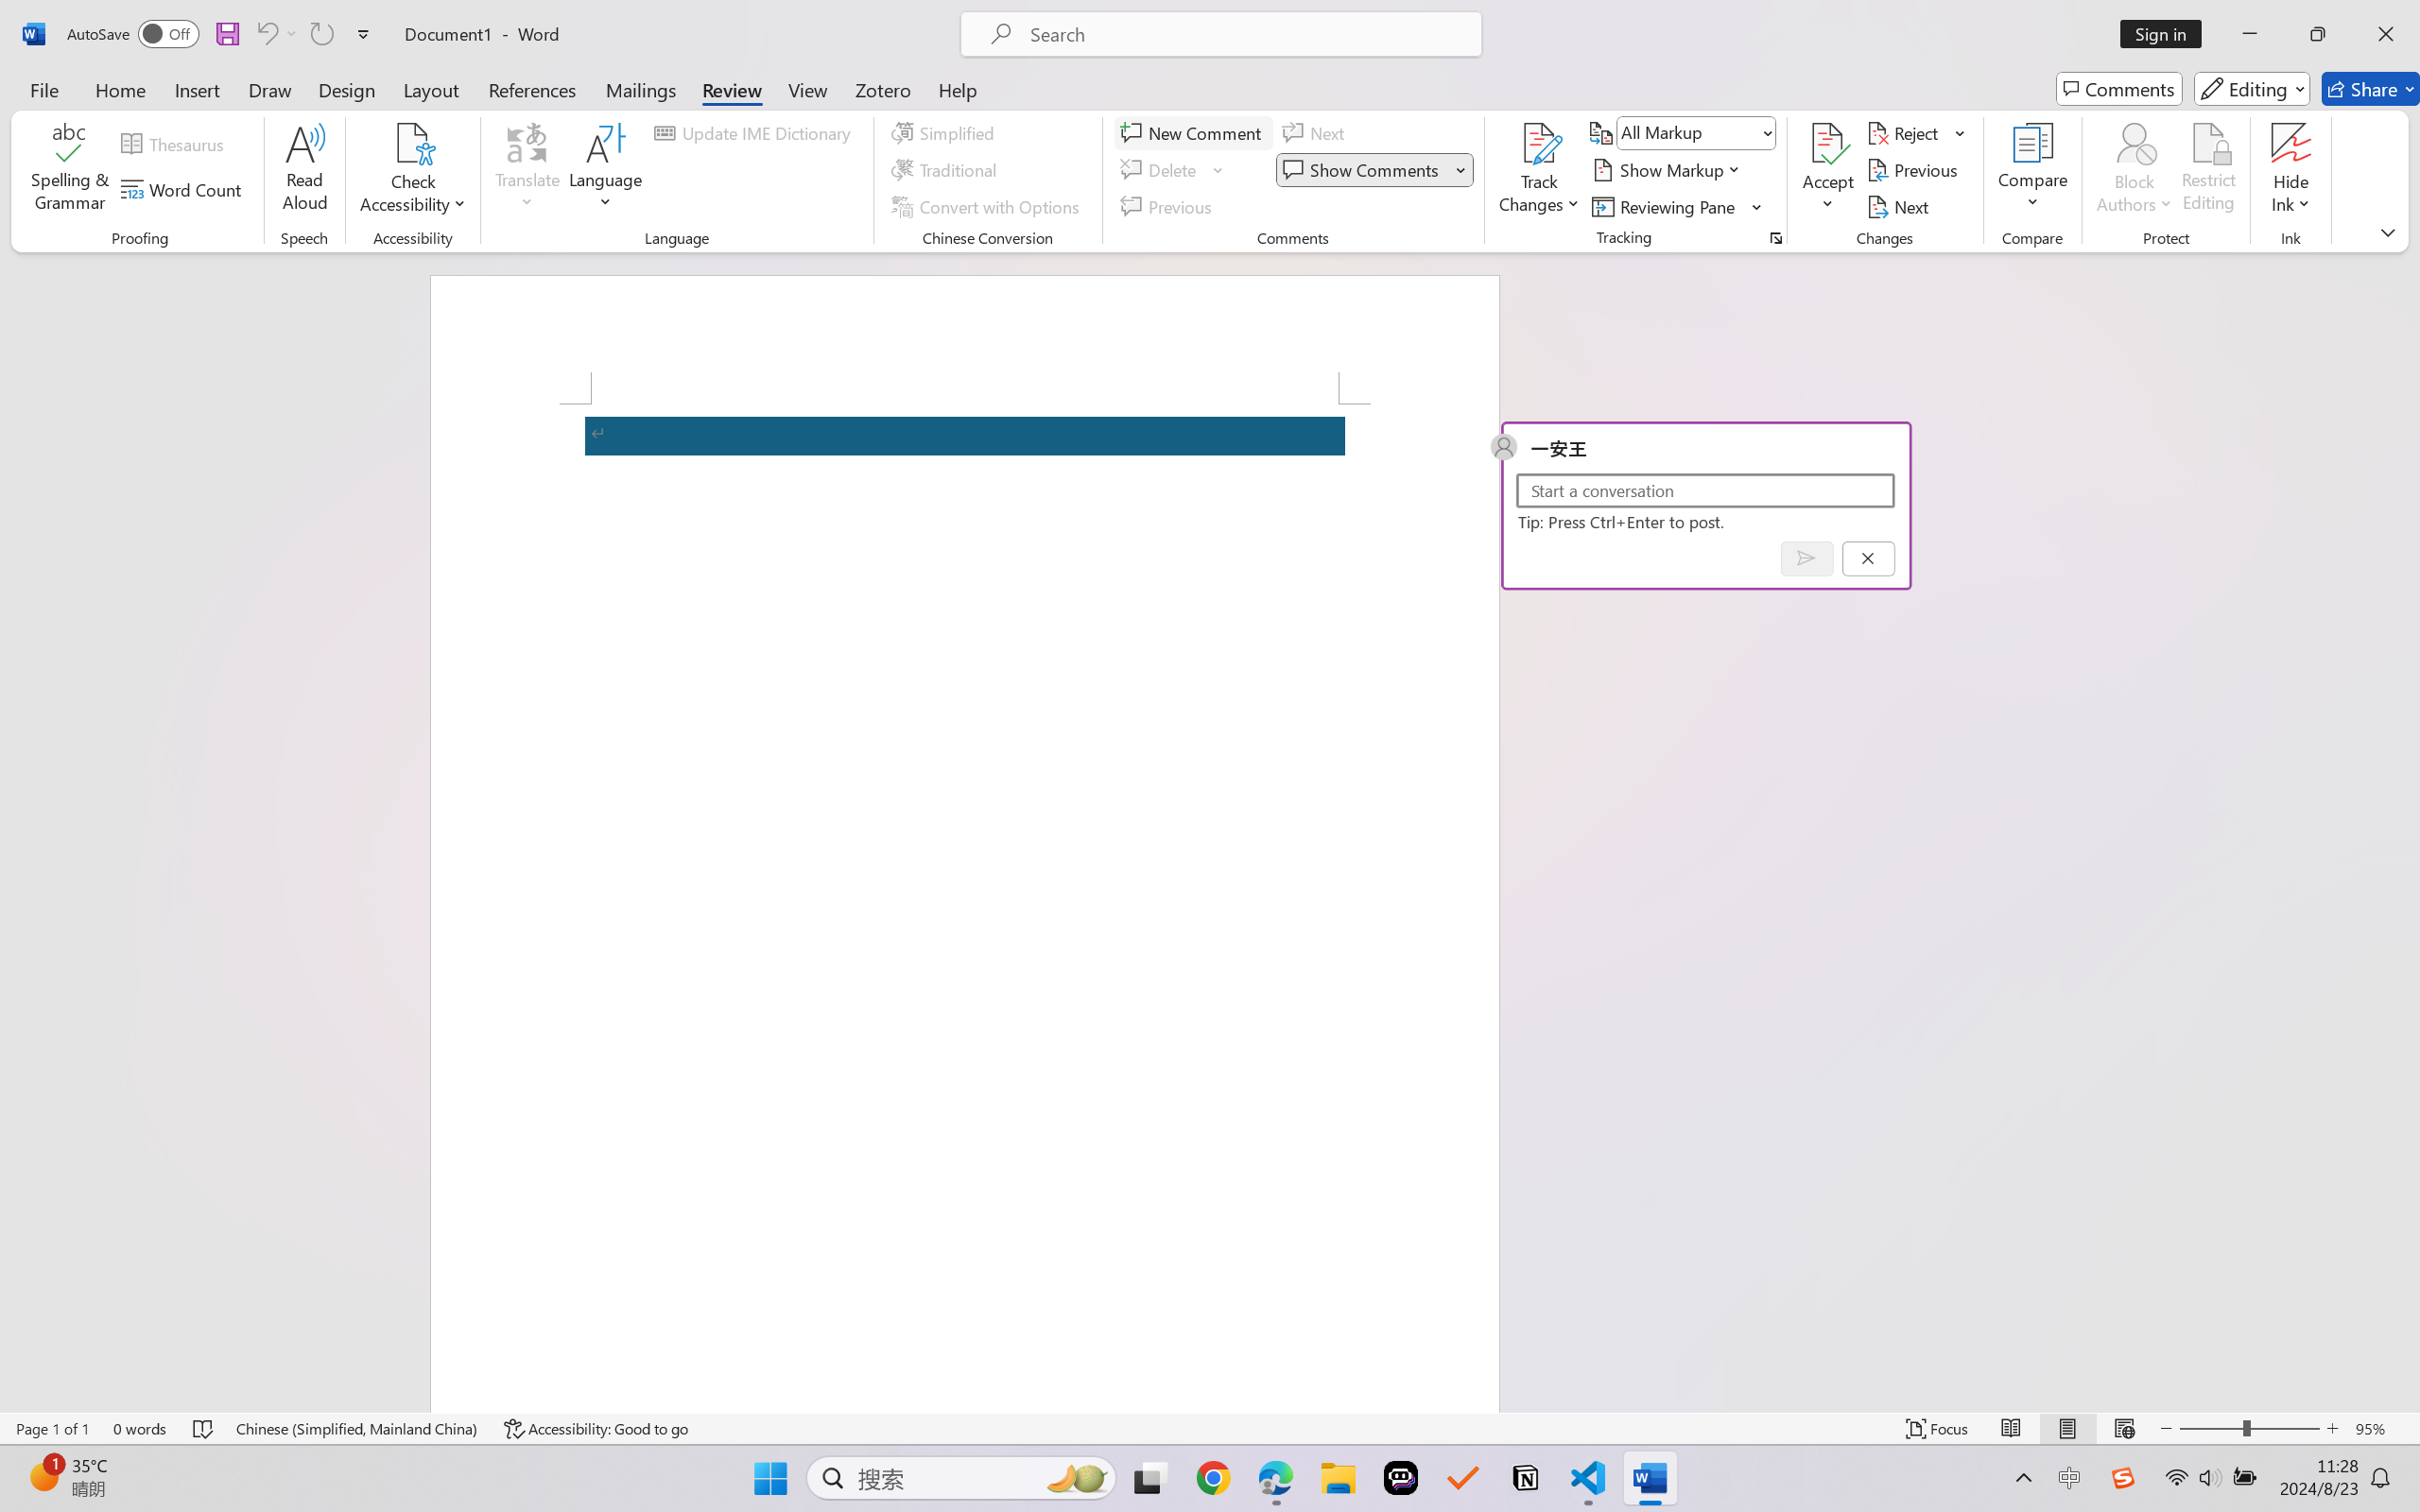 This screenshot has height=1512, width=2420. Describe the element at coordinates (274, 33) in the screenshot. I see `'Undo Apply Quick Style Set'` at that location.